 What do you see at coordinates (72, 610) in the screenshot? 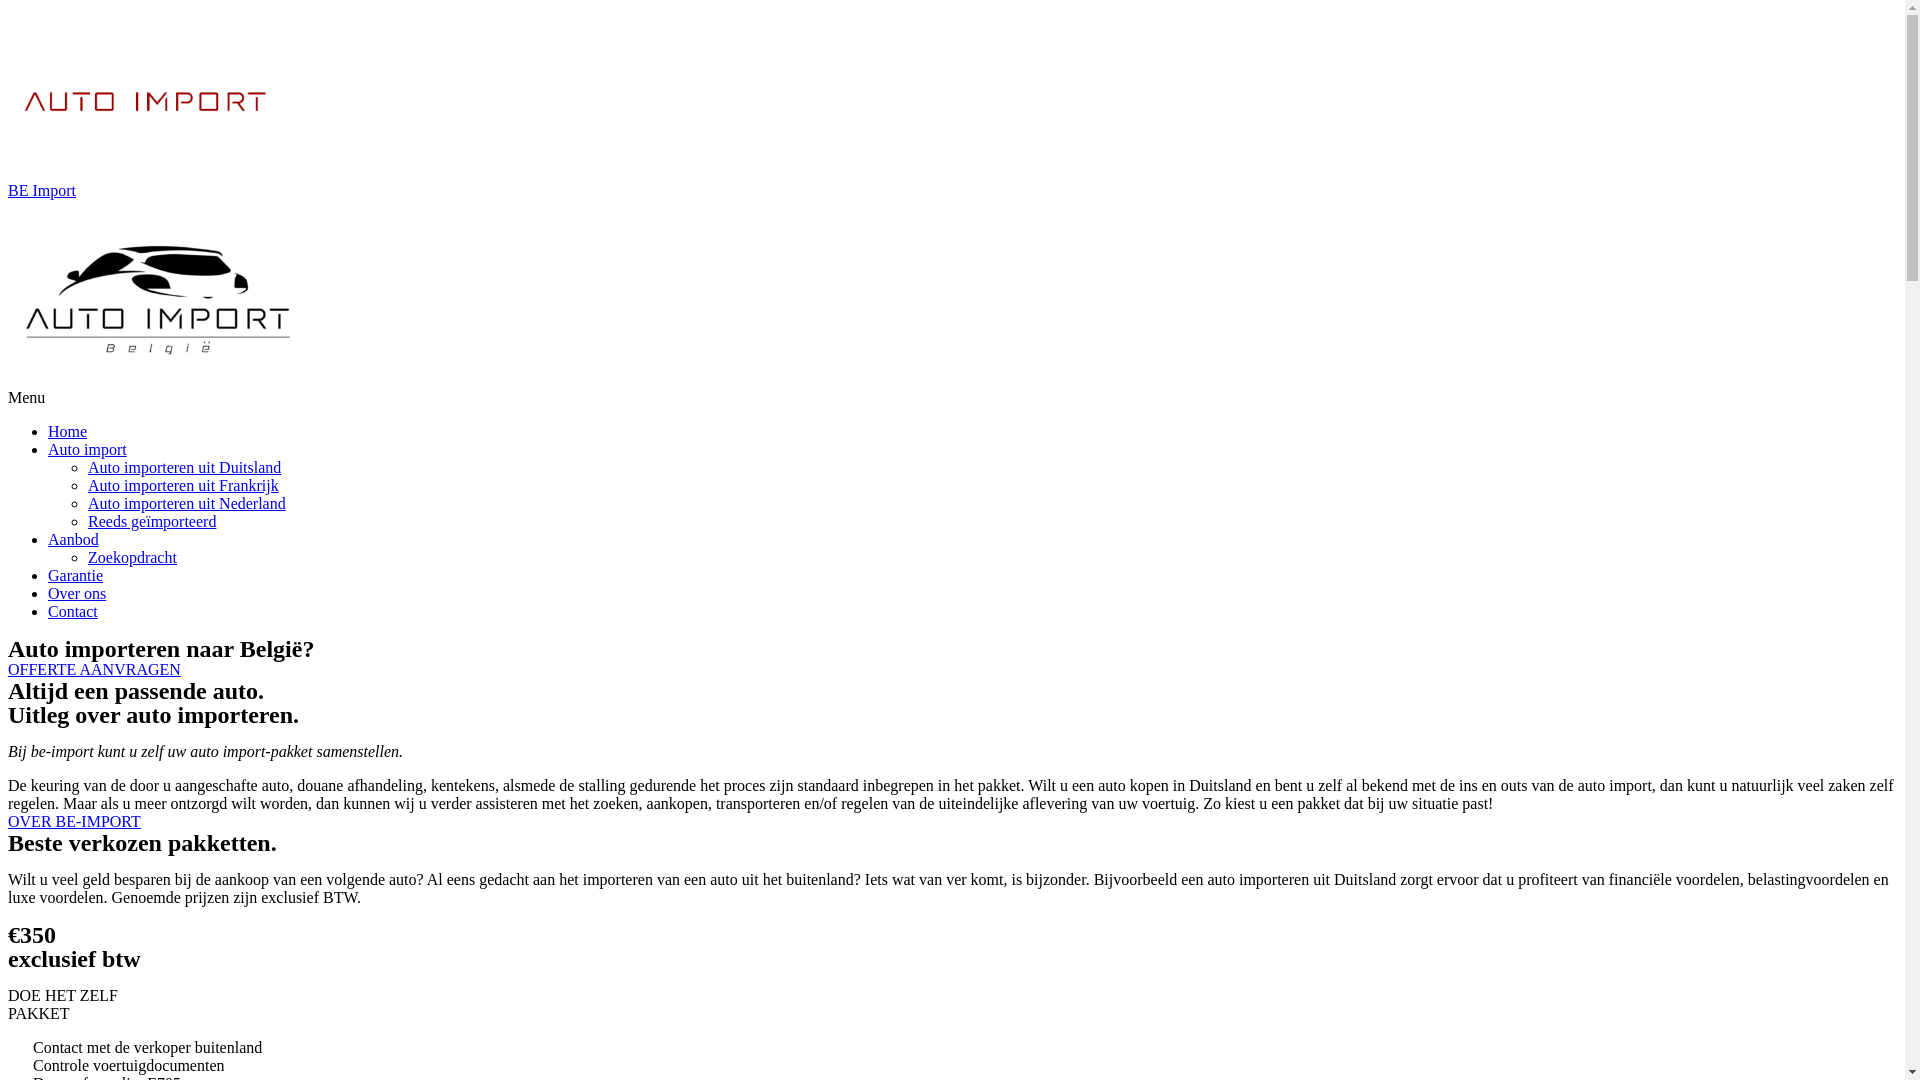
I see `'Contact'` at bounding box center [72, 610].